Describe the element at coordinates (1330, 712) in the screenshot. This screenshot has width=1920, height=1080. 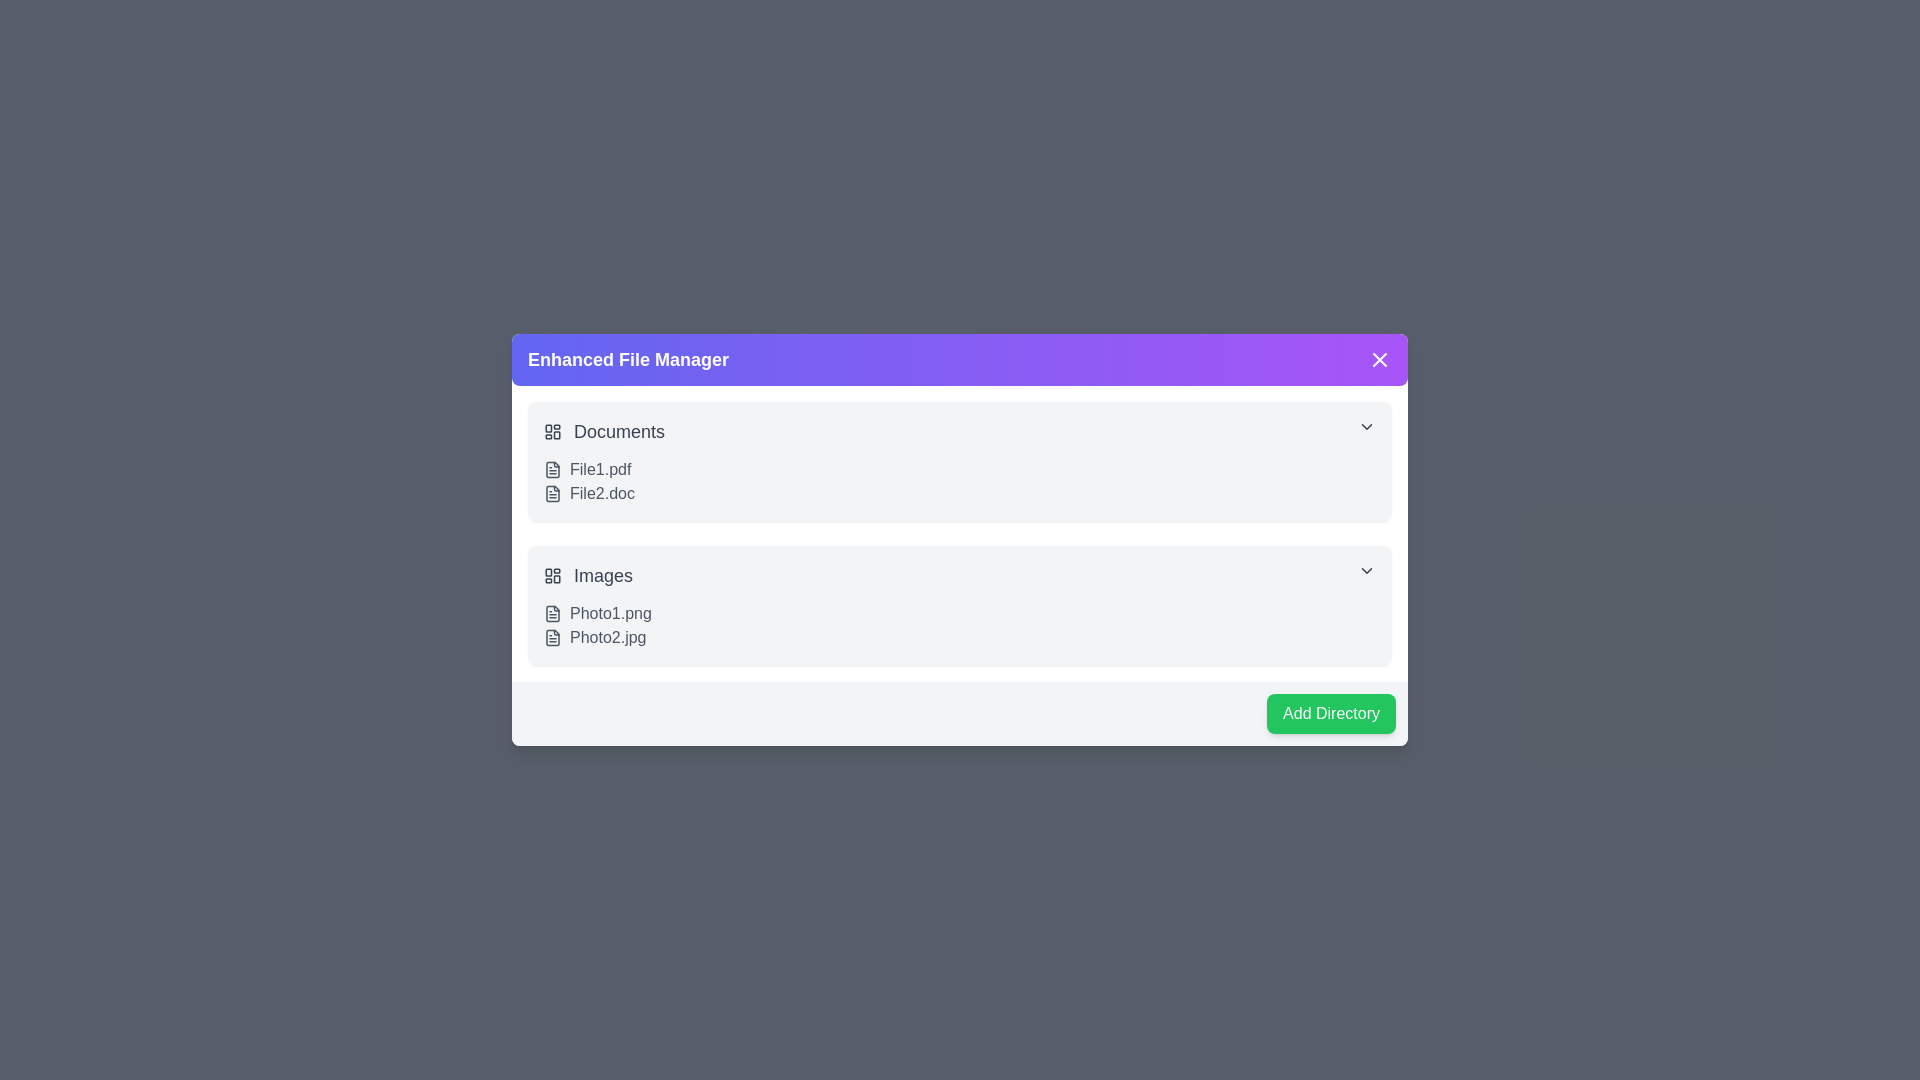
I see `'Add Directory' button to add a new directory` at that location.